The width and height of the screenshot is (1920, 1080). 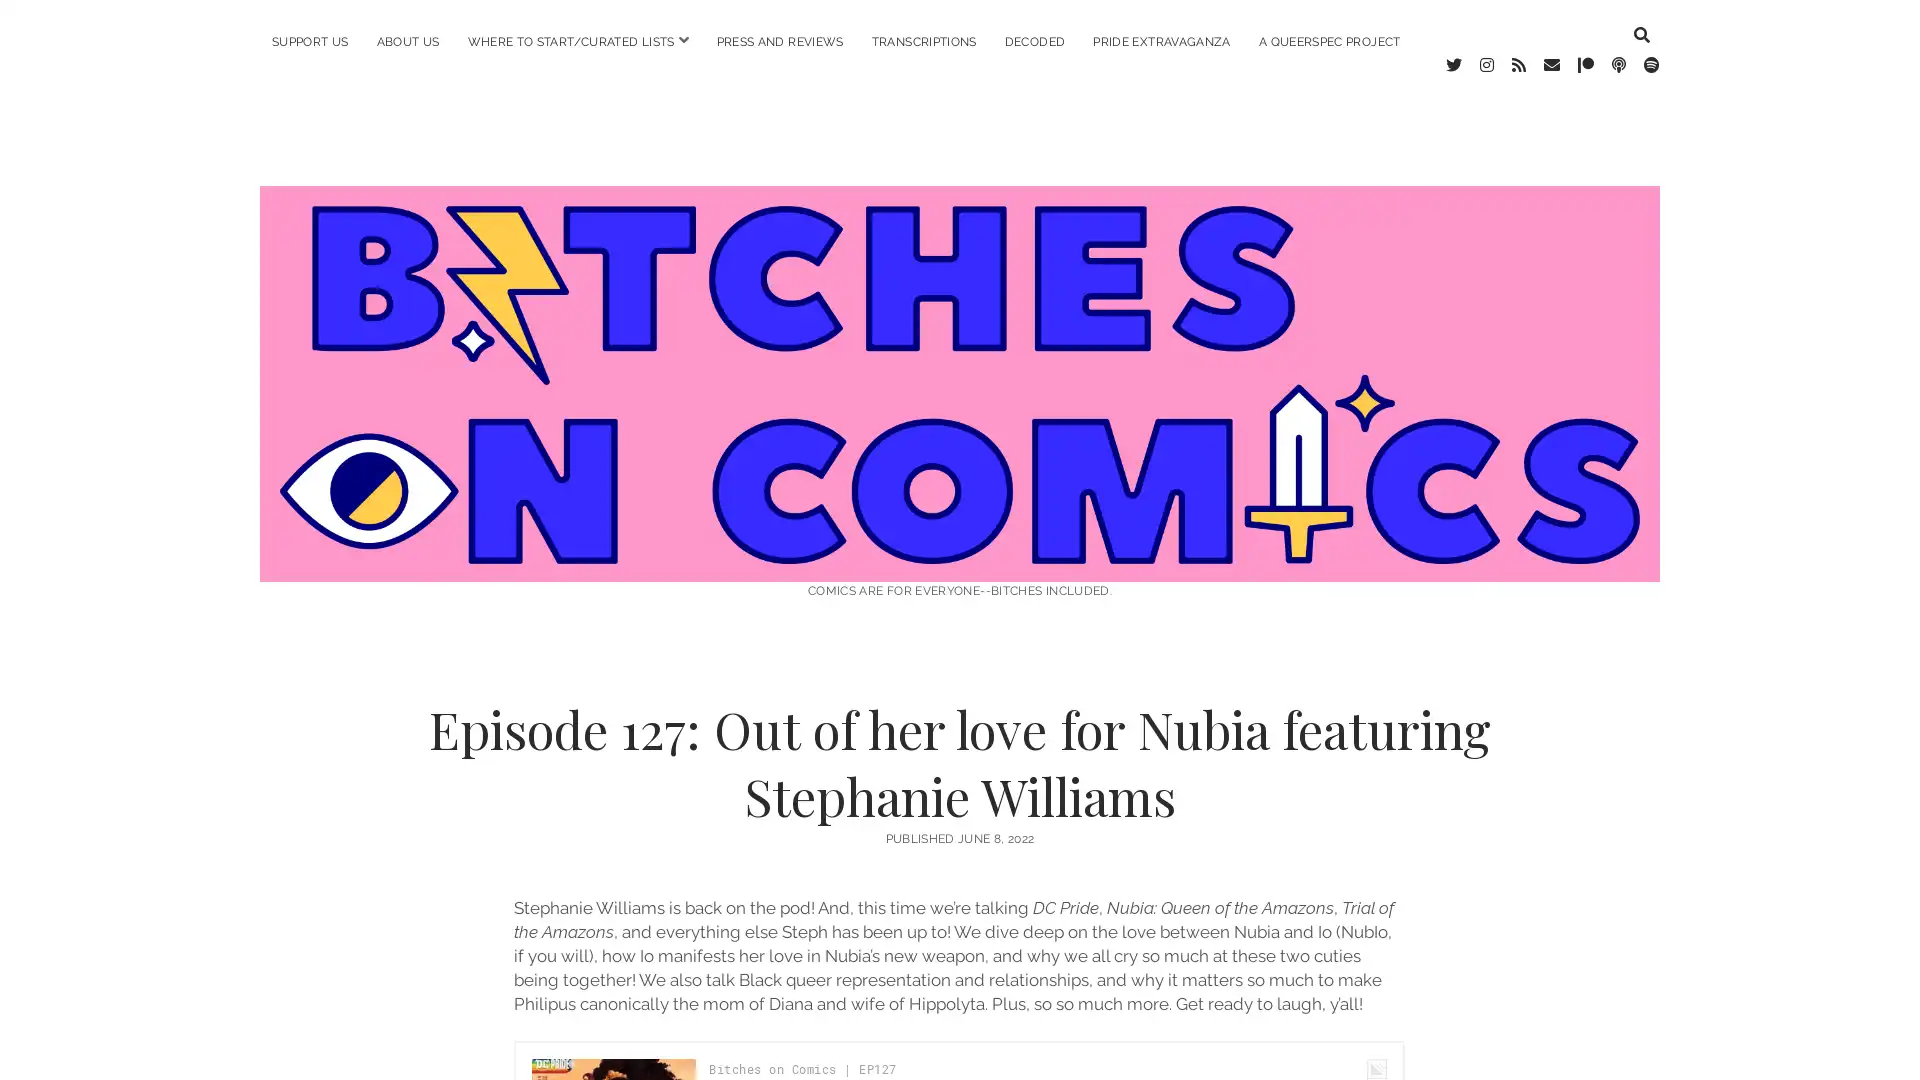 What do you see at coordinates (682, 40) in the screenshot?
I see `open menu` at bounding box center [682, 40].